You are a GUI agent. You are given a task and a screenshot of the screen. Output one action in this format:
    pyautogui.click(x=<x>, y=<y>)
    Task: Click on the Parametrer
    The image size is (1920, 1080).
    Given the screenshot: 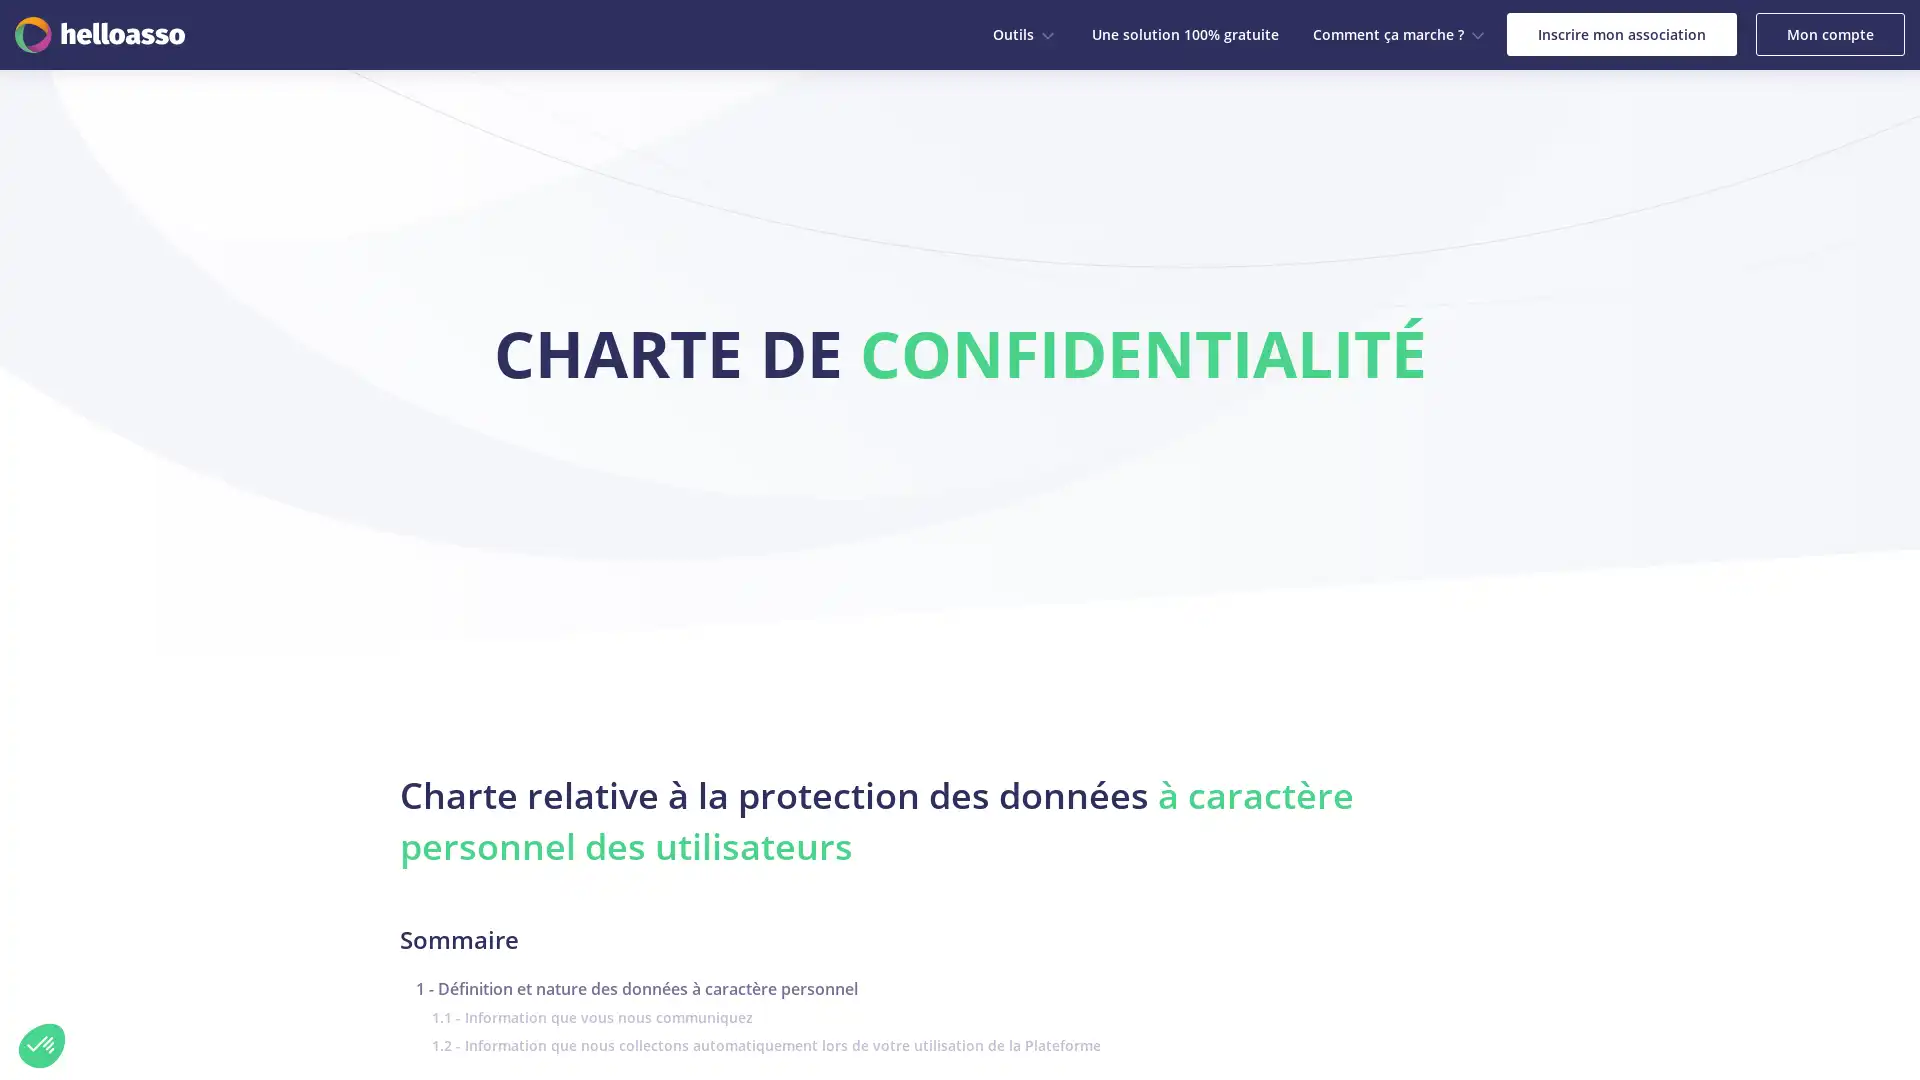 What is the action you would take?
    pyautogui.click(x=230, y=978)
    